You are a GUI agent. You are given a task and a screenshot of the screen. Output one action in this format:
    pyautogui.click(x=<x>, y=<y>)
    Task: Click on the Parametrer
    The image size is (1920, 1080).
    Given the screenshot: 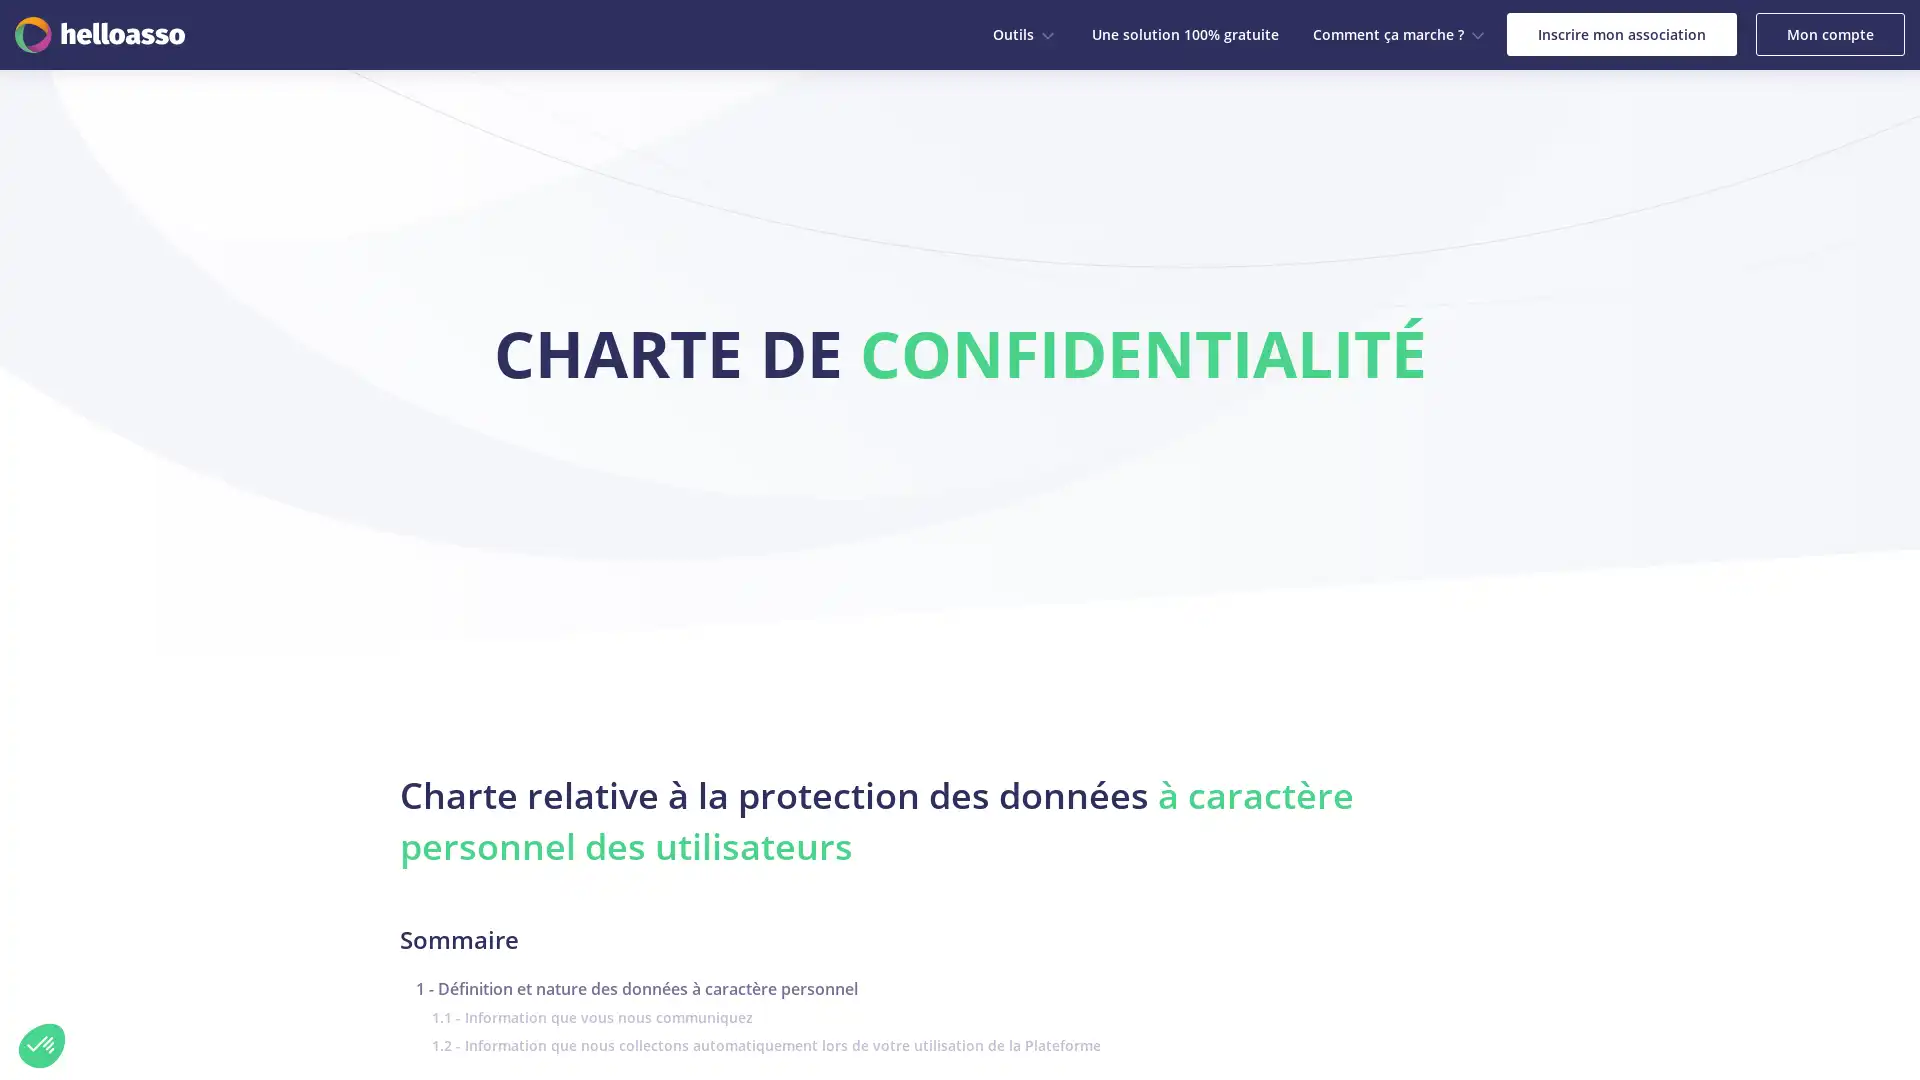 What is the action you would take?
    pyautogui.click(x=230, y=978)
    